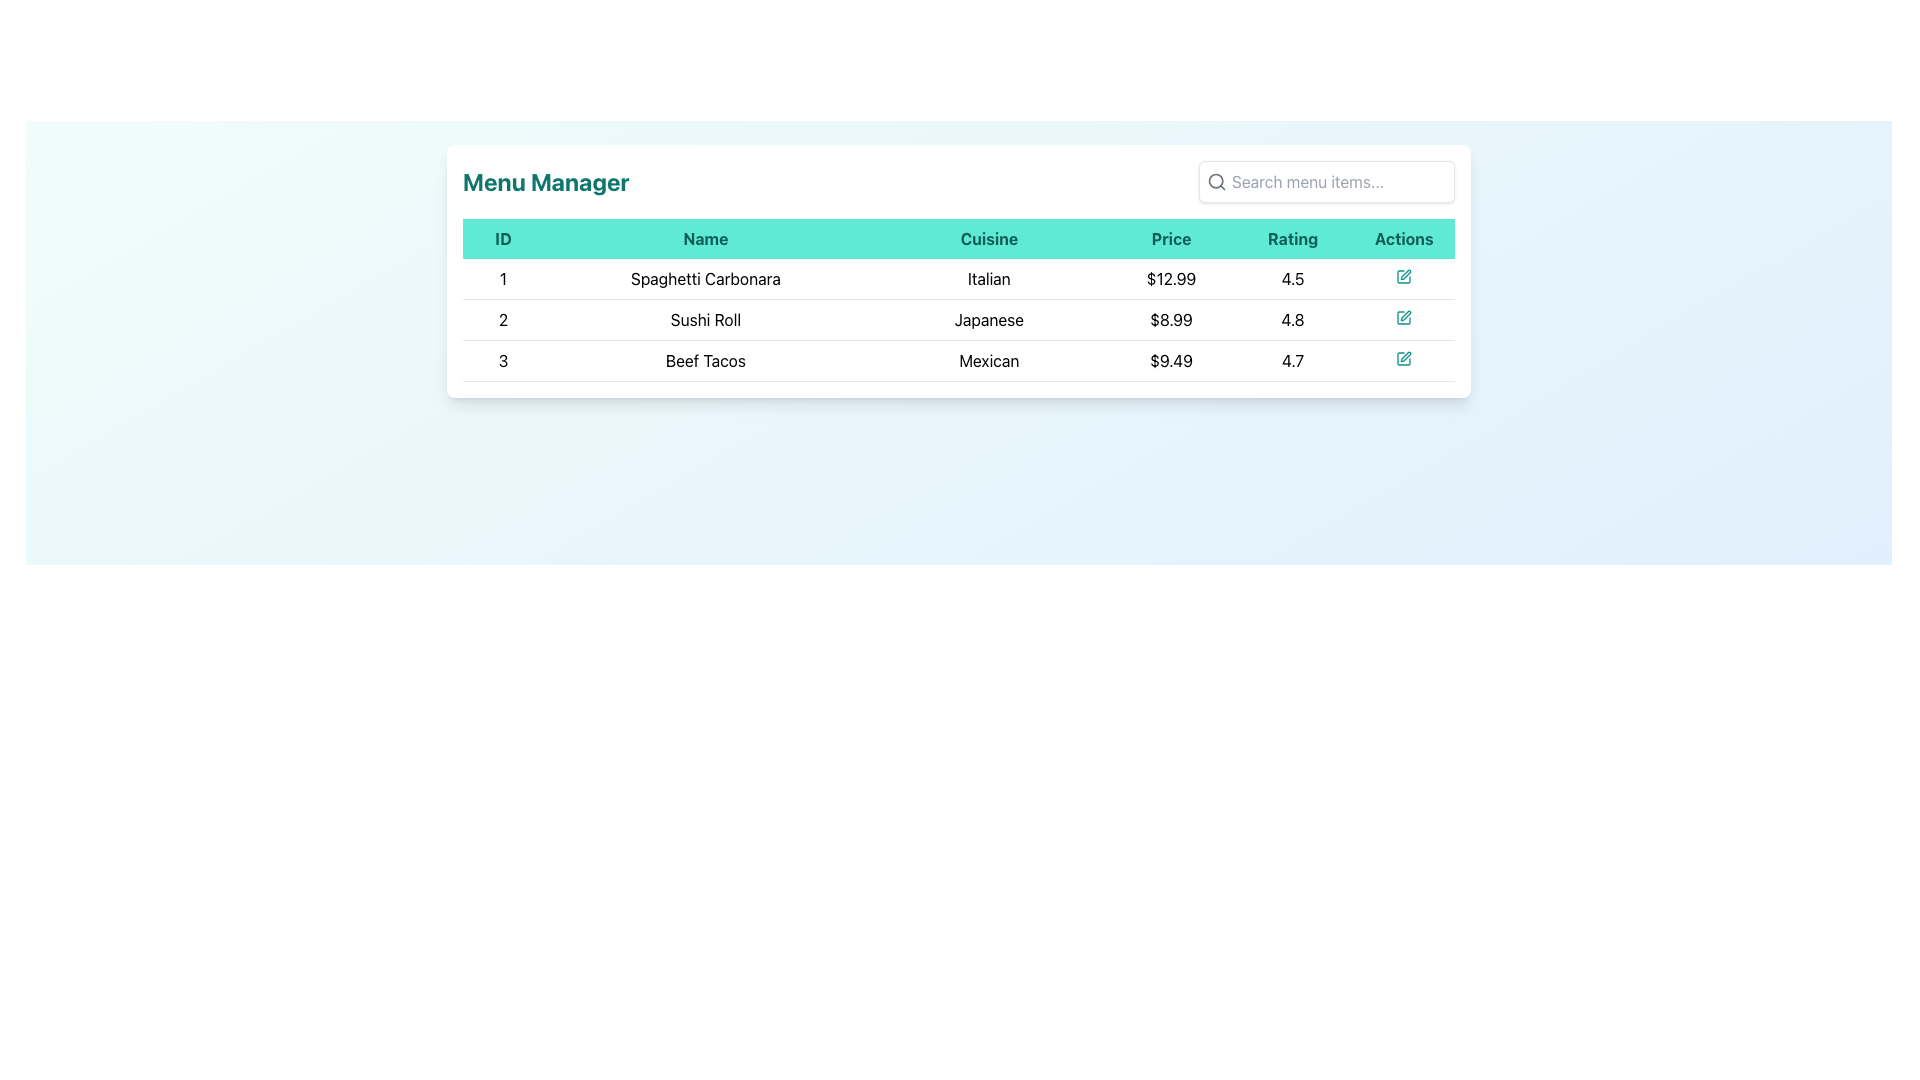  Describe the element at coordinates (1403, 279) in the screenshot. I see `the teal icon button resembling a pen or edit symbol located in the 'Actions' column of the 'Menu Manager' table for 'Spaghetti Carbonara'` at that location.